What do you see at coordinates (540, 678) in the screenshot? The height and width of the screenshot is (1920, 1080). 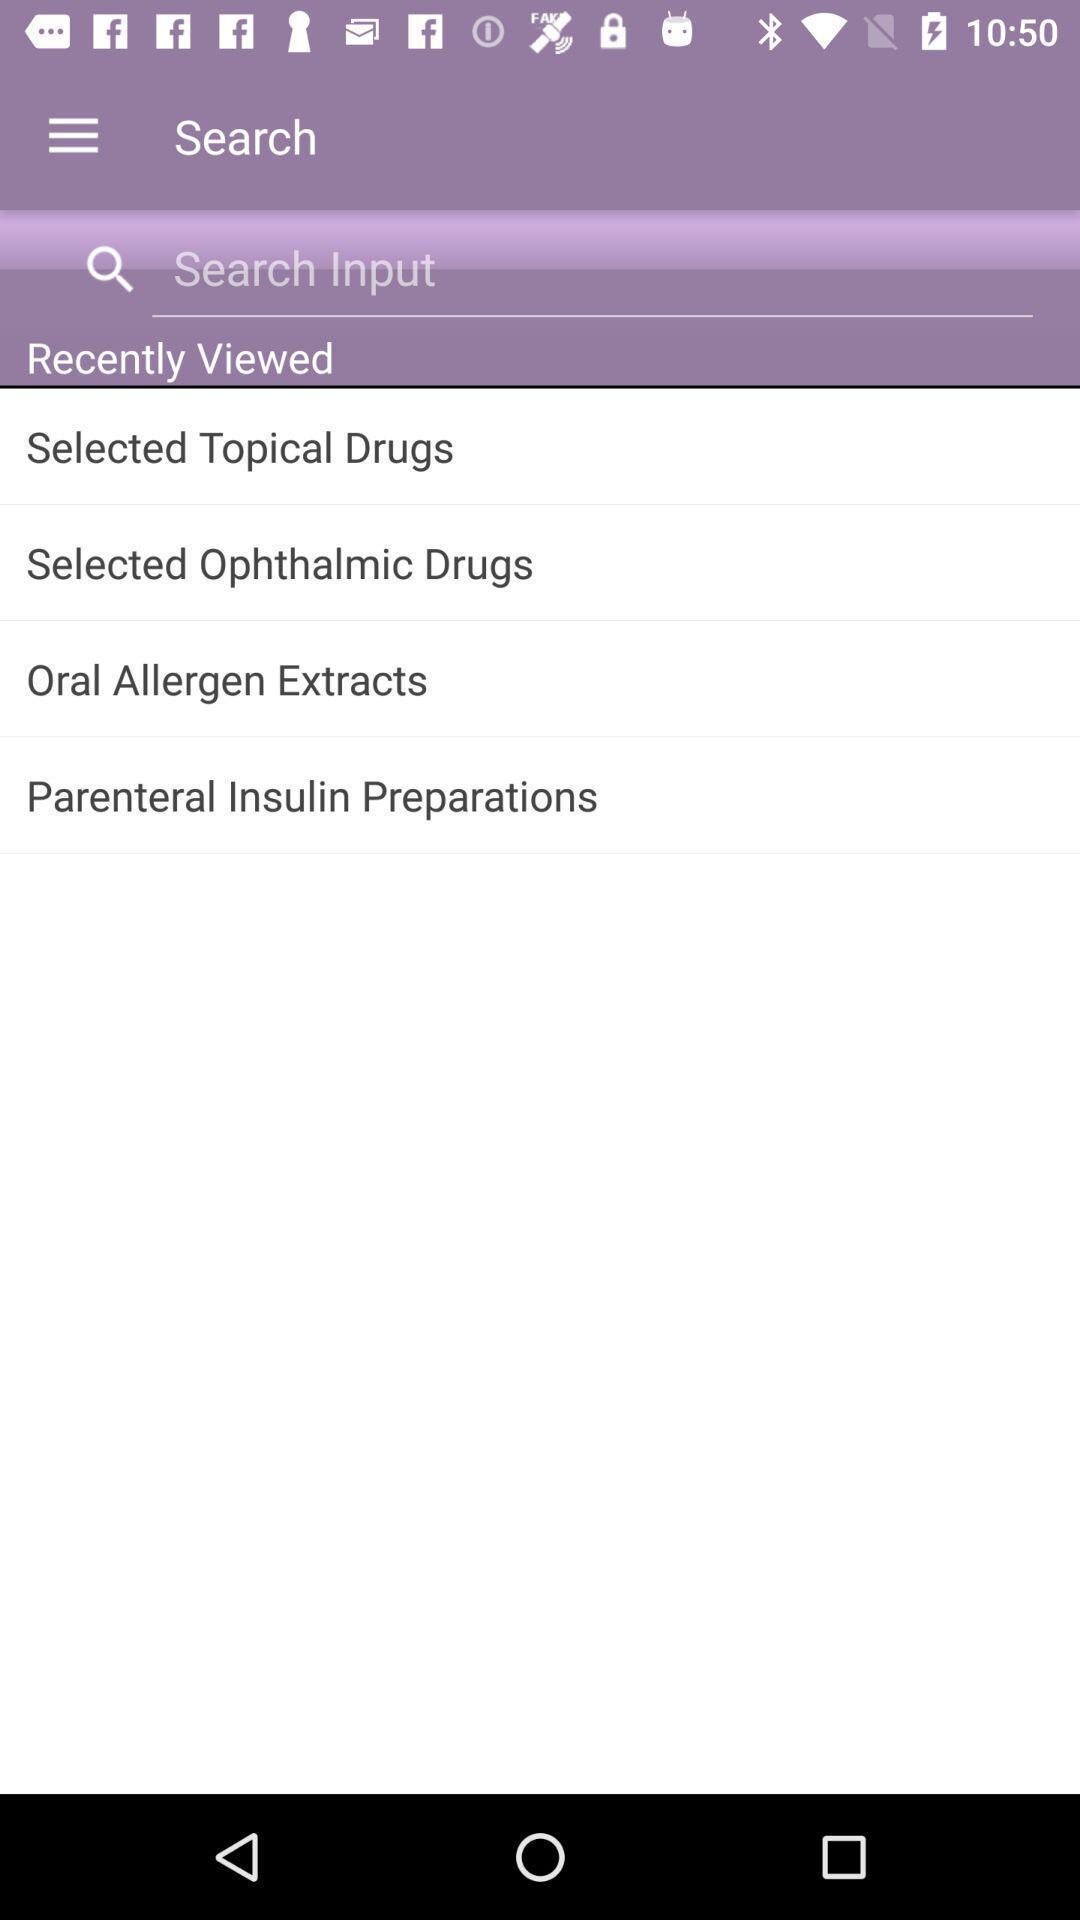 I see `the icon below selected ophthalmic drugs app` at bounding box center [540, 678].